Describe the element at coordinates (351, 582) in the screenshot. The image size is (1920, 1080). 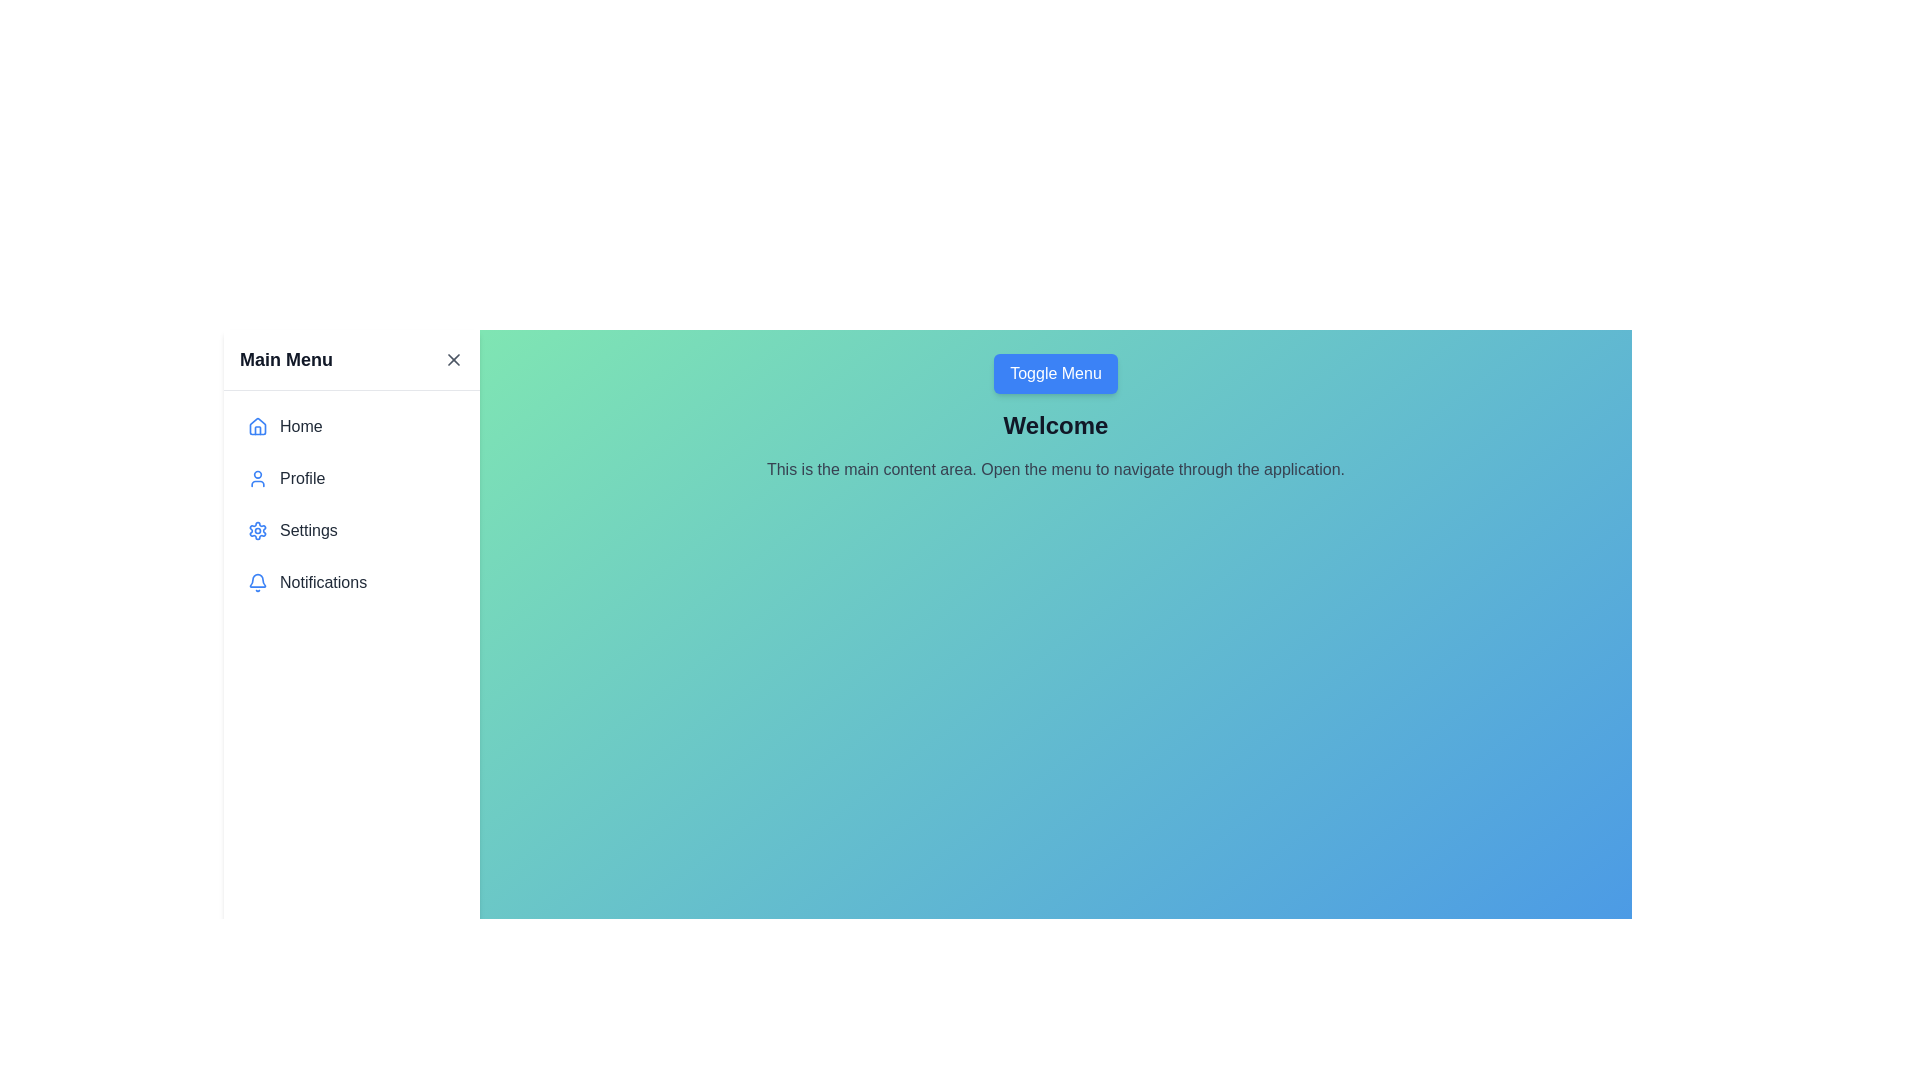
I see `the Notifications list item in the left-hand navigation menu, which features a blue notification bell icon and medium gray text. This item is the fourth in the menu, positioned below Settings` at that location.